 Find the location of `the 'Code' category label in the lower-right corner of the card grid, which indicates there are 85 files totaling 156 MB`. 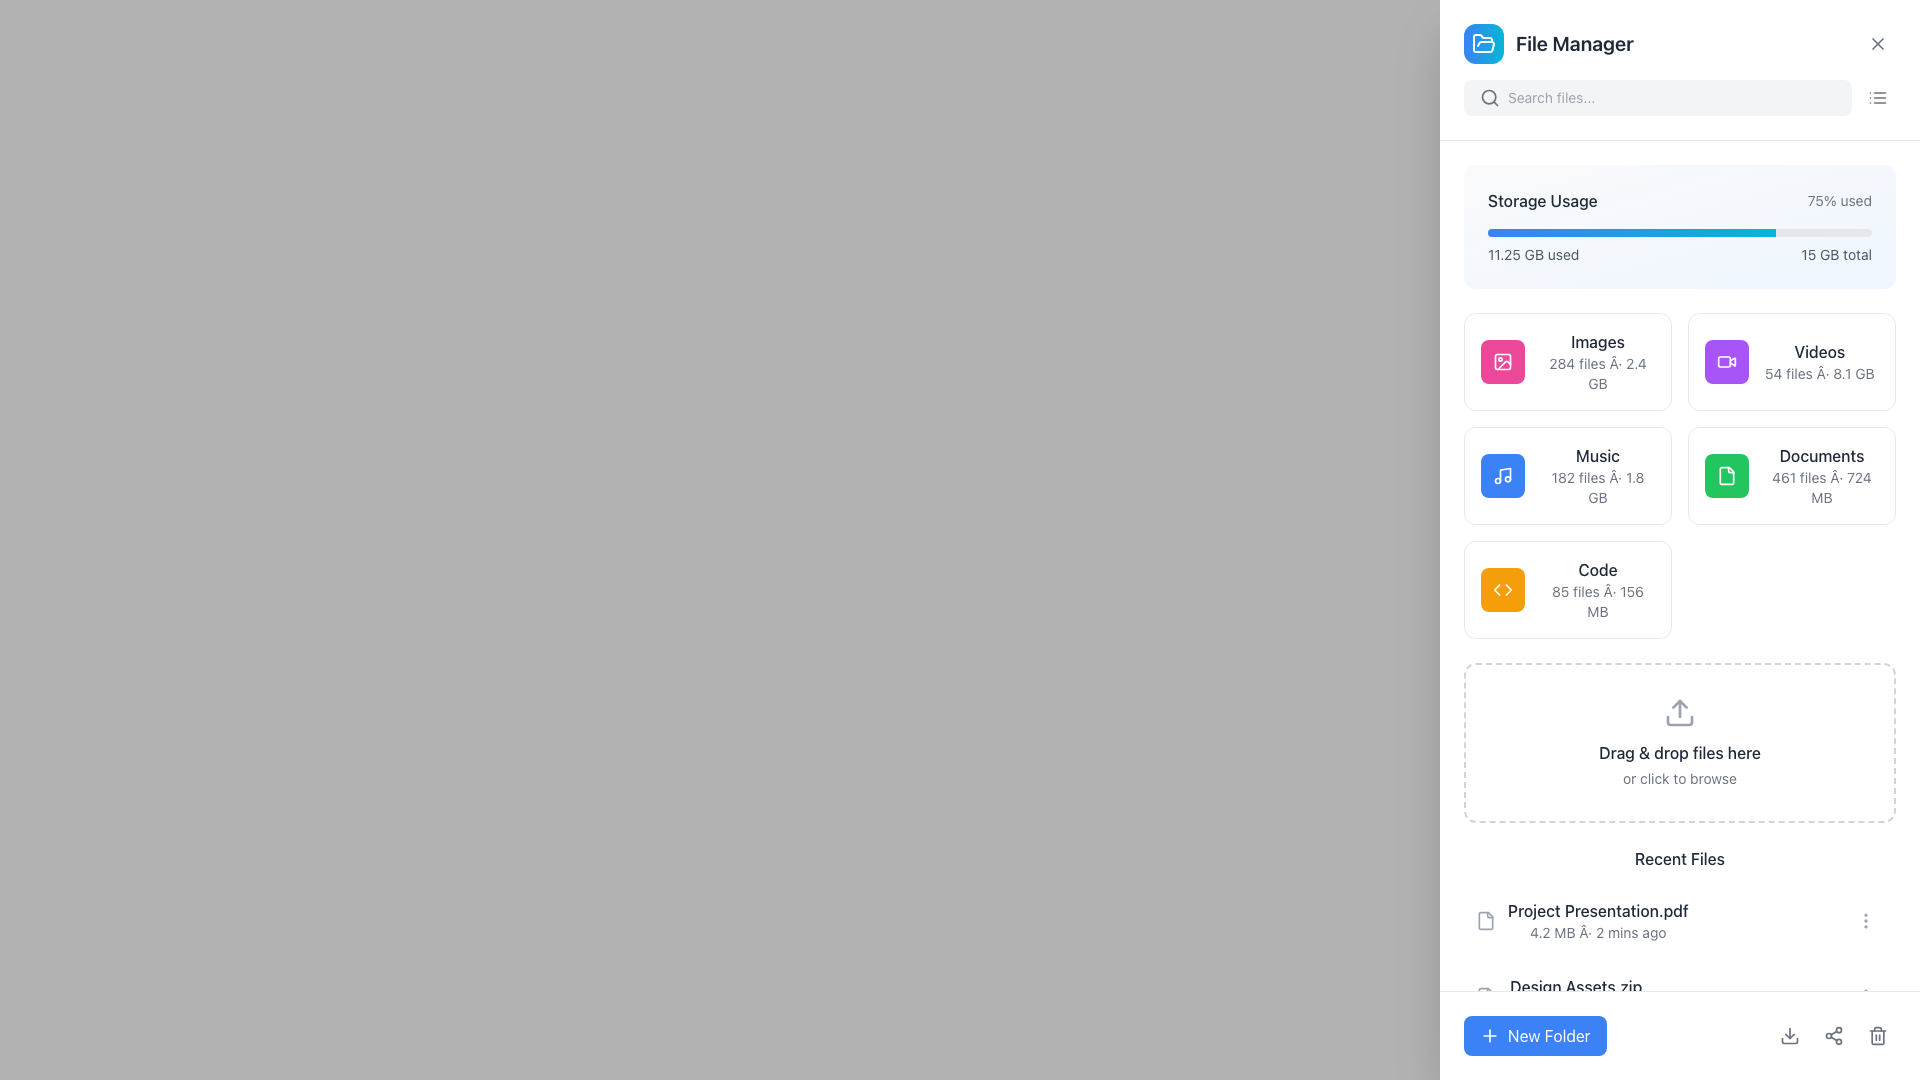

the 'Code' category label in the lower-right corner of the card grid, which indicates there are 85 files totaling 156 MB is located at coordinates (1597, 589).